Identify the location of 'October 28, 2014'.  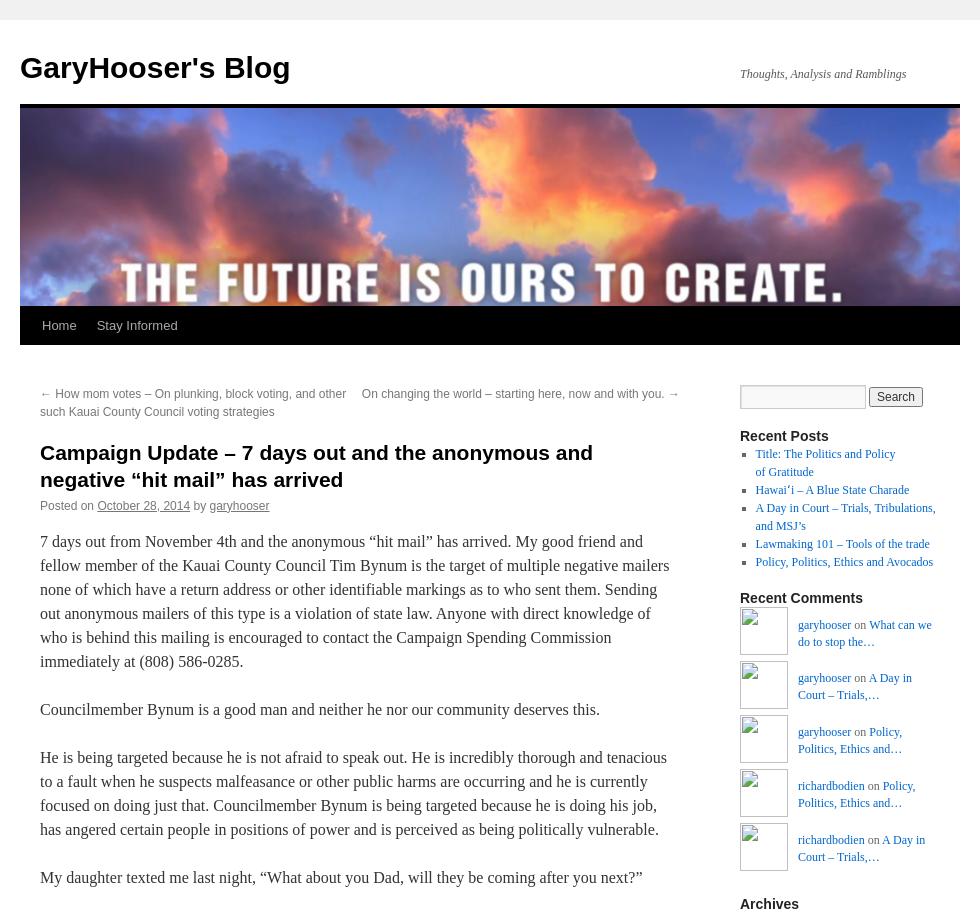
(97, 503).